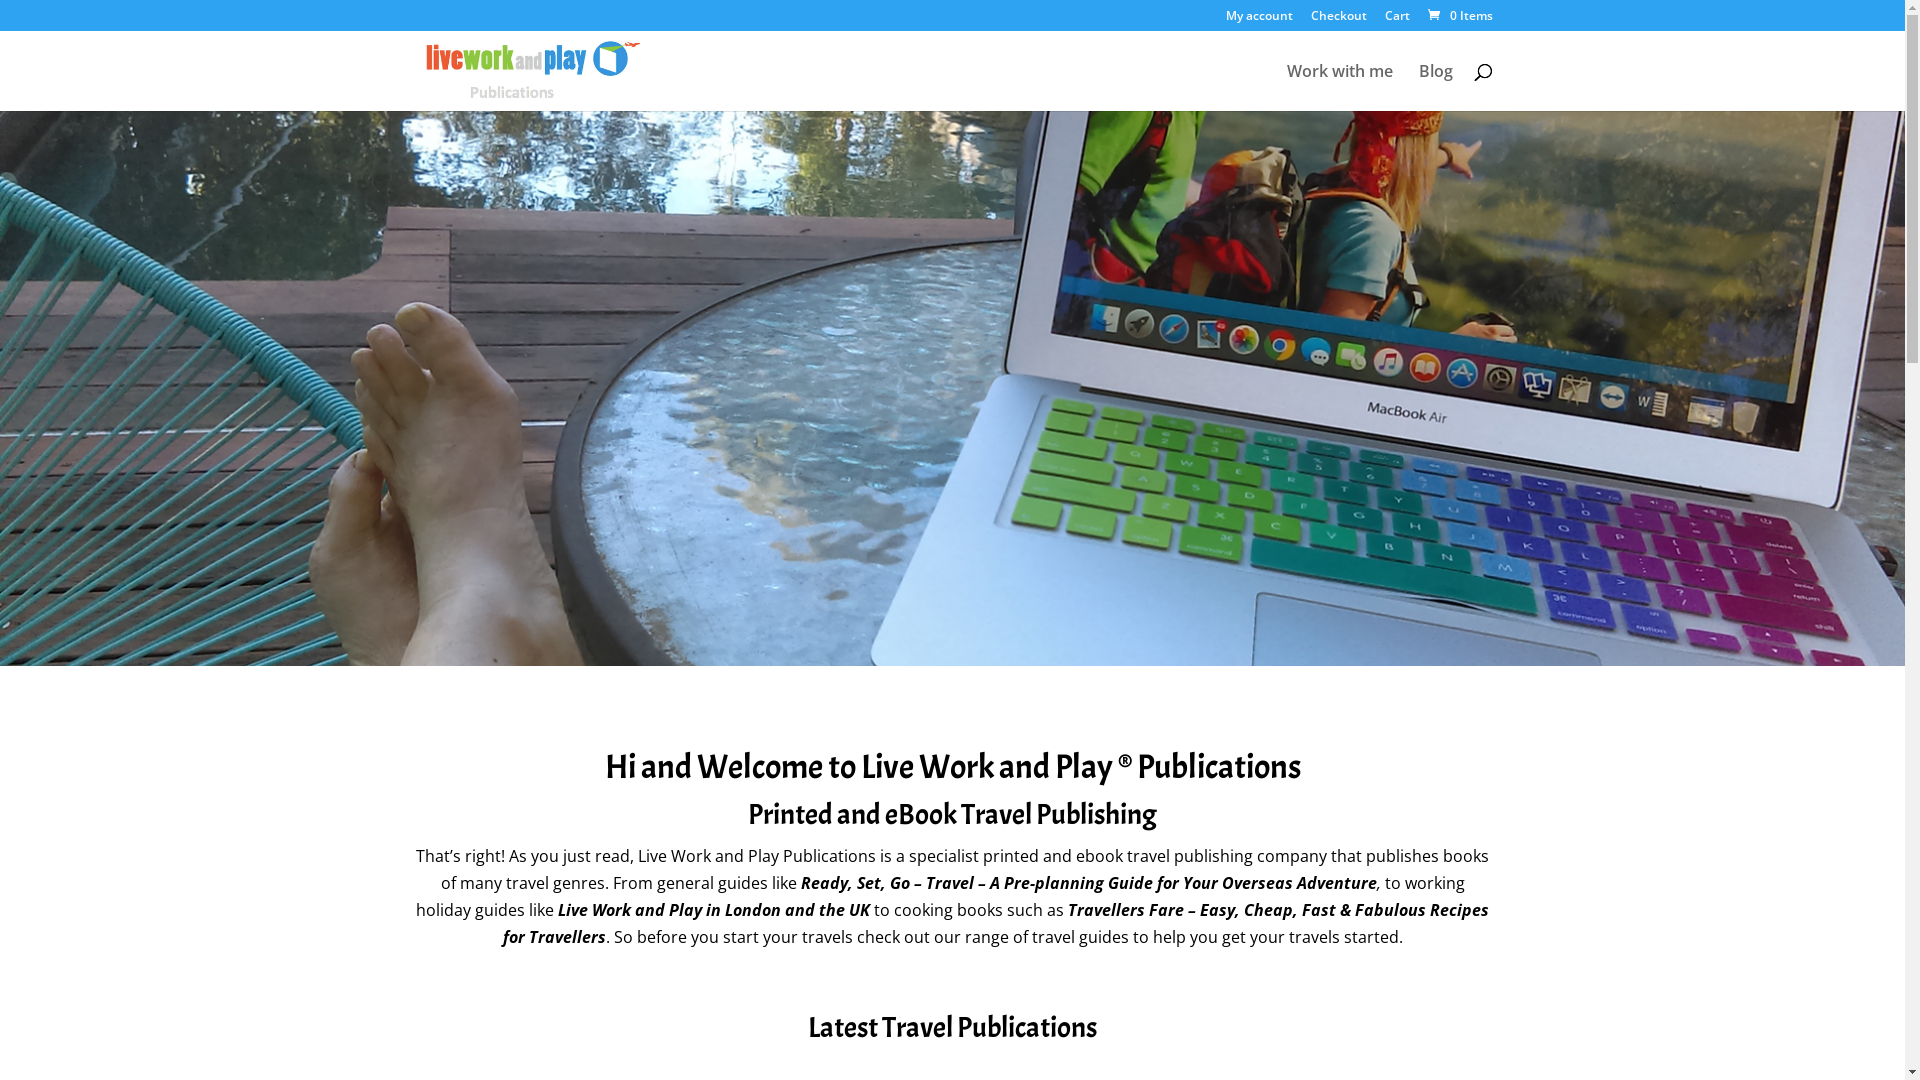 The image size is (1920, 1080). What do you see at coordinates (1382, 20) in the screenshot?
I see `'Cart'` at bounding box center [1382, 20].